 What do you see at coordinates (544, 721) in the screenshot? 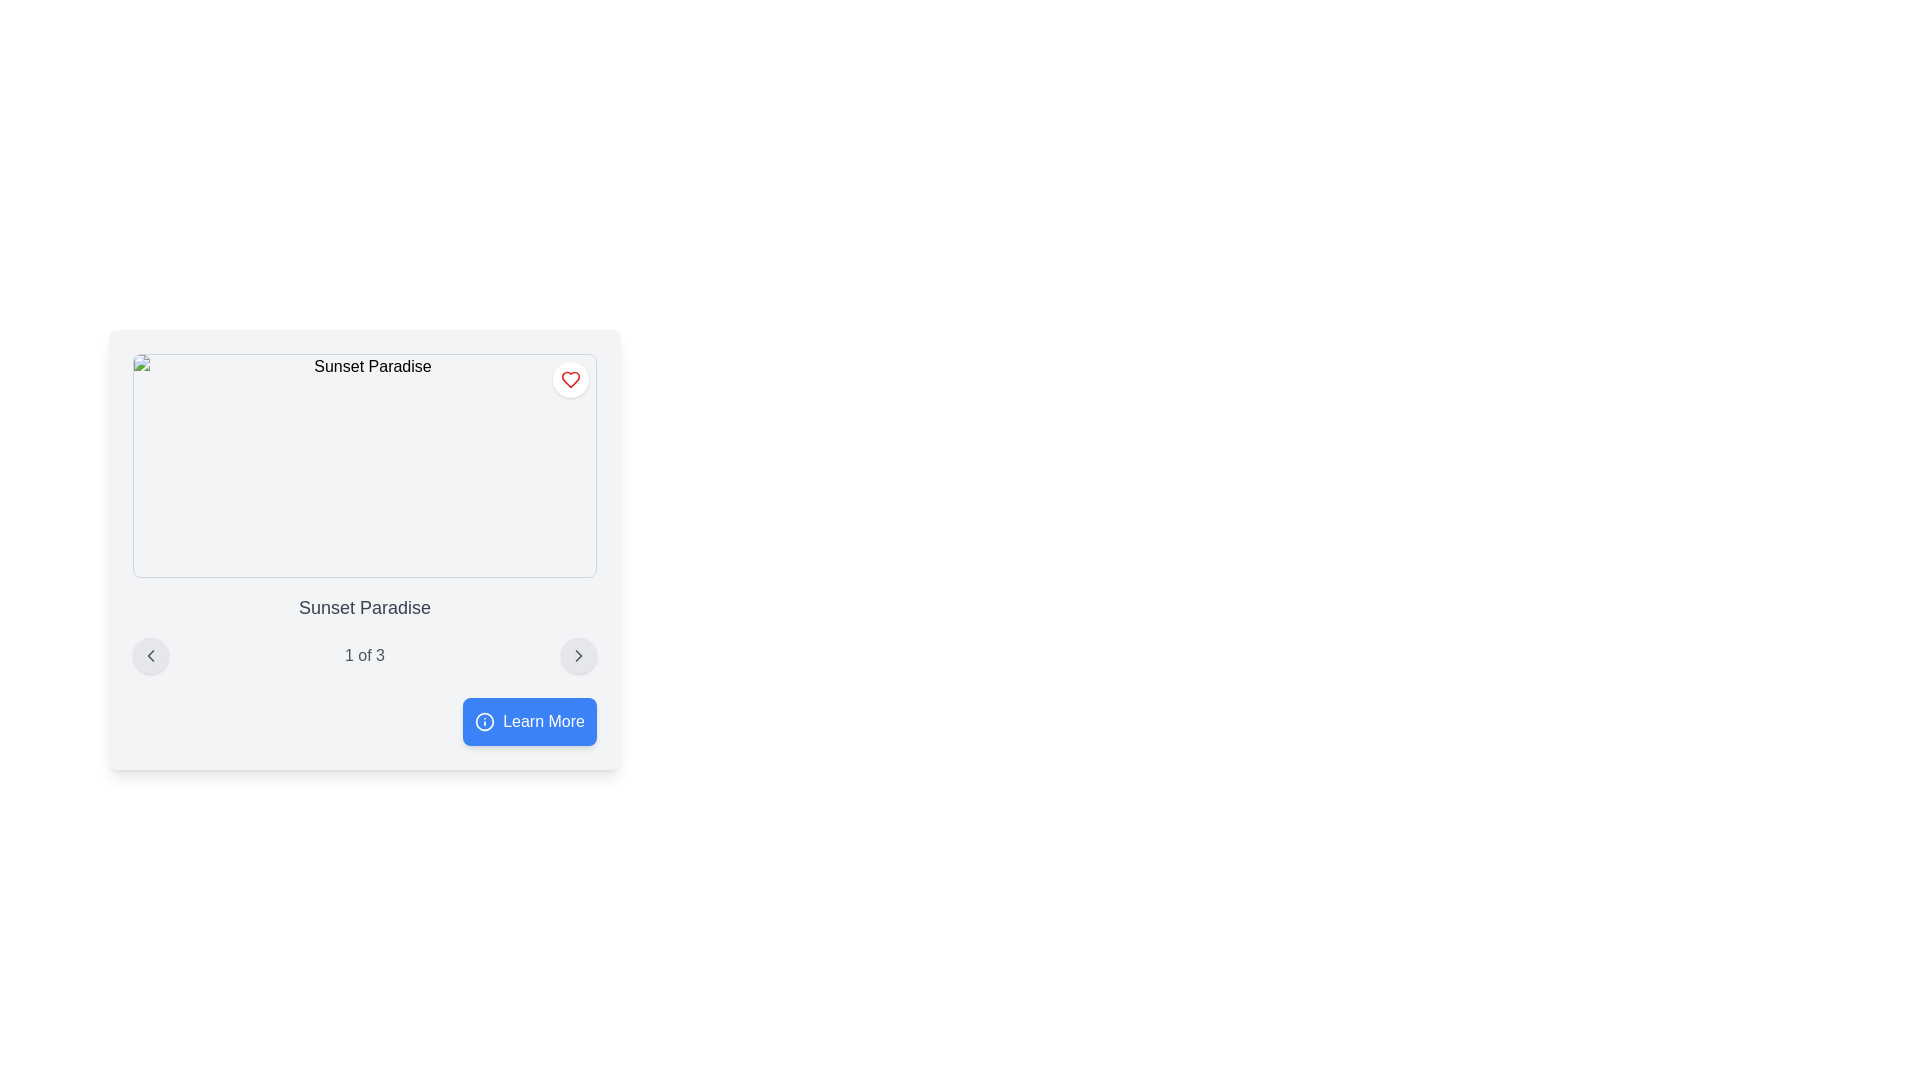
I see `the text label within the button located at the bottom-right corner of the central card` at bounding box center [544, 721].